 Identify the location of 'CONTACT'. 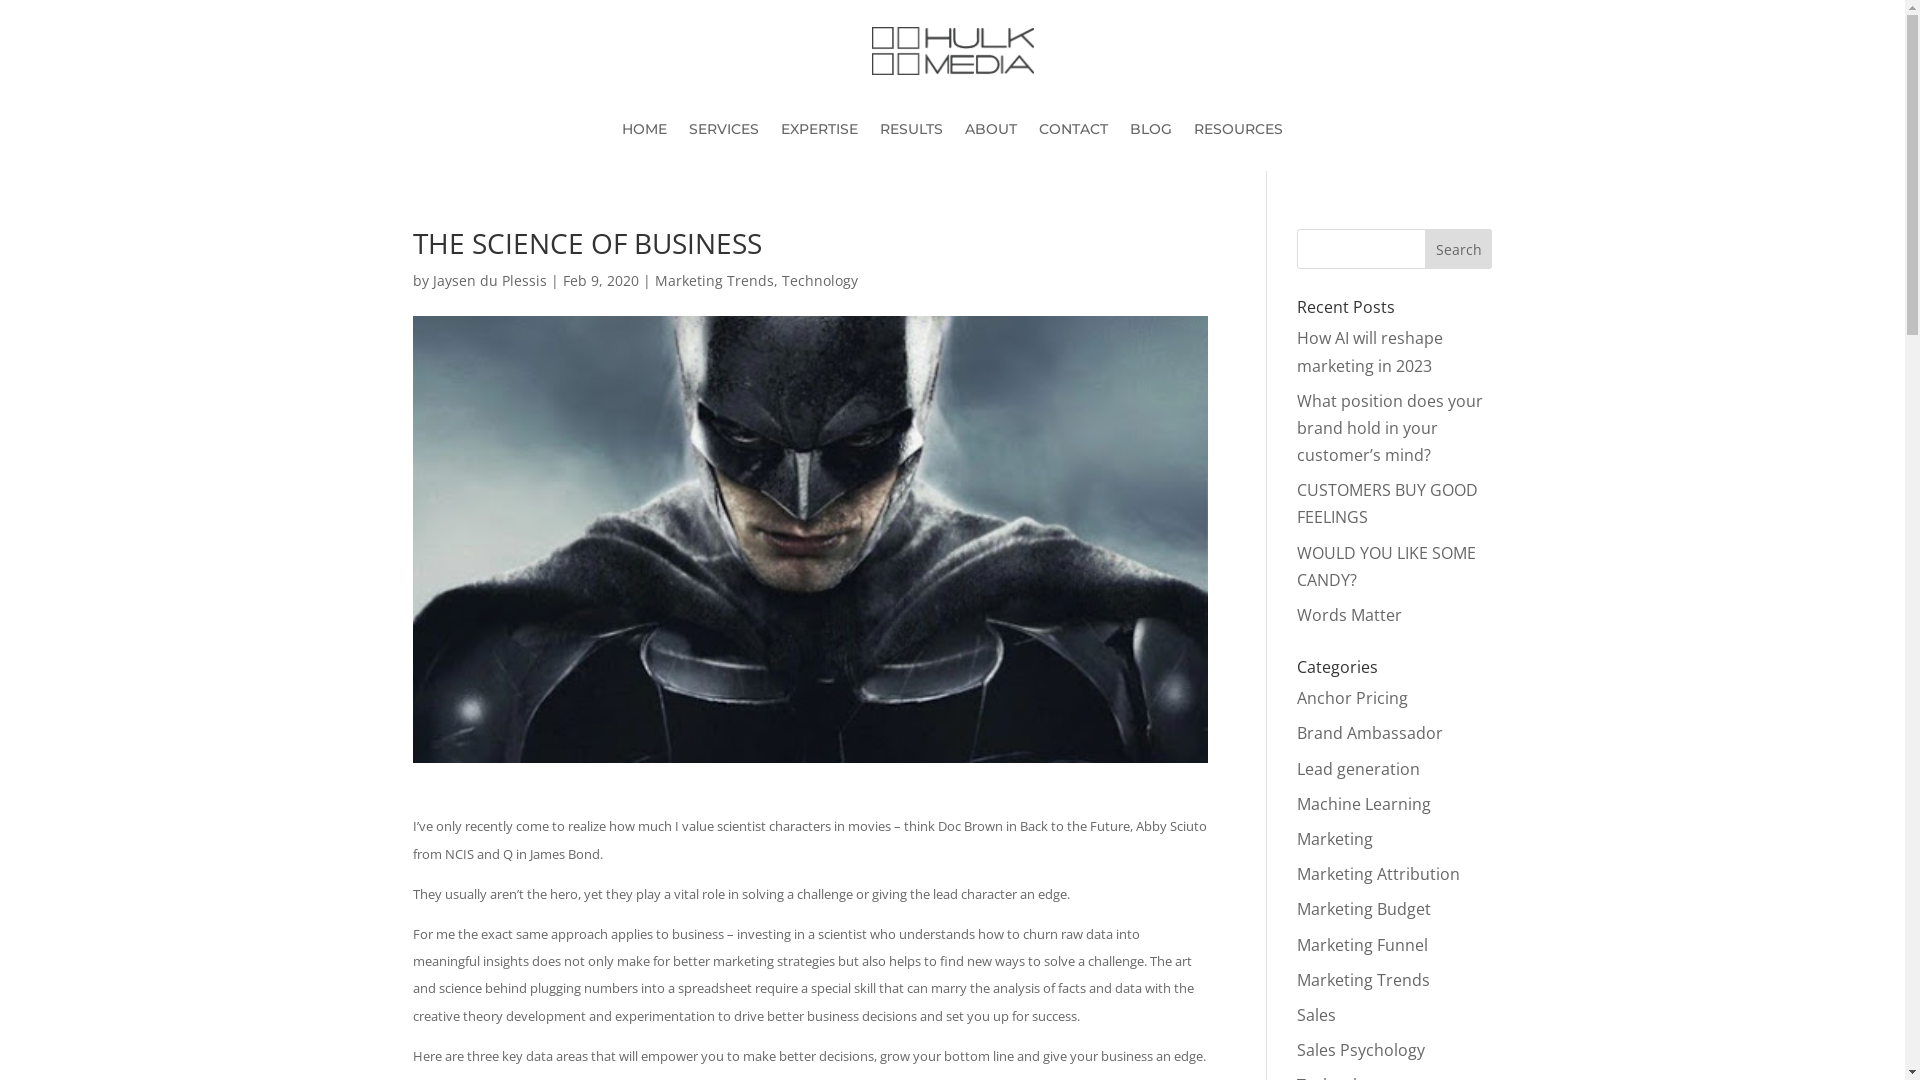
(1072, 132).